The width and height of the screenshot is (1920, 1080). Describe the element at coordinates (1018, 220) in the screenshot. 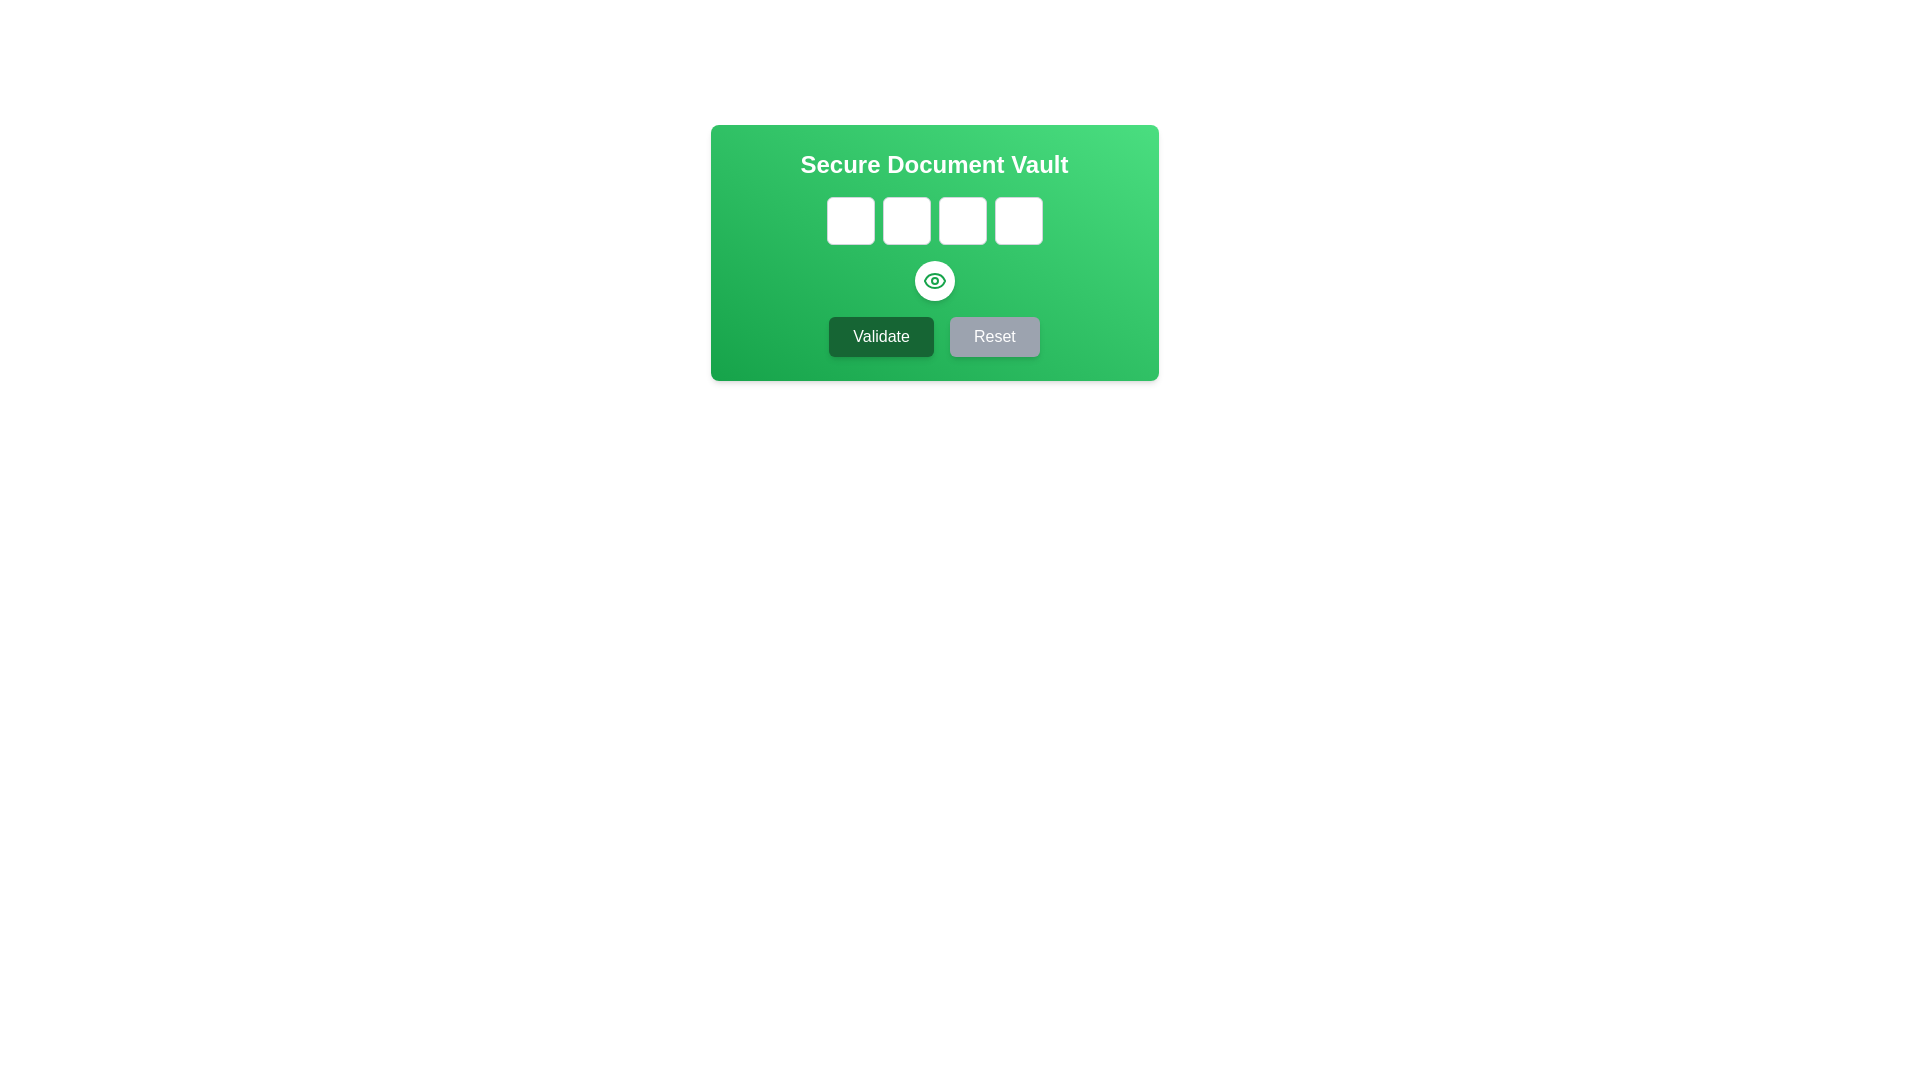

I see `the fourth password input box located within a green panel to focus the input` at that location.